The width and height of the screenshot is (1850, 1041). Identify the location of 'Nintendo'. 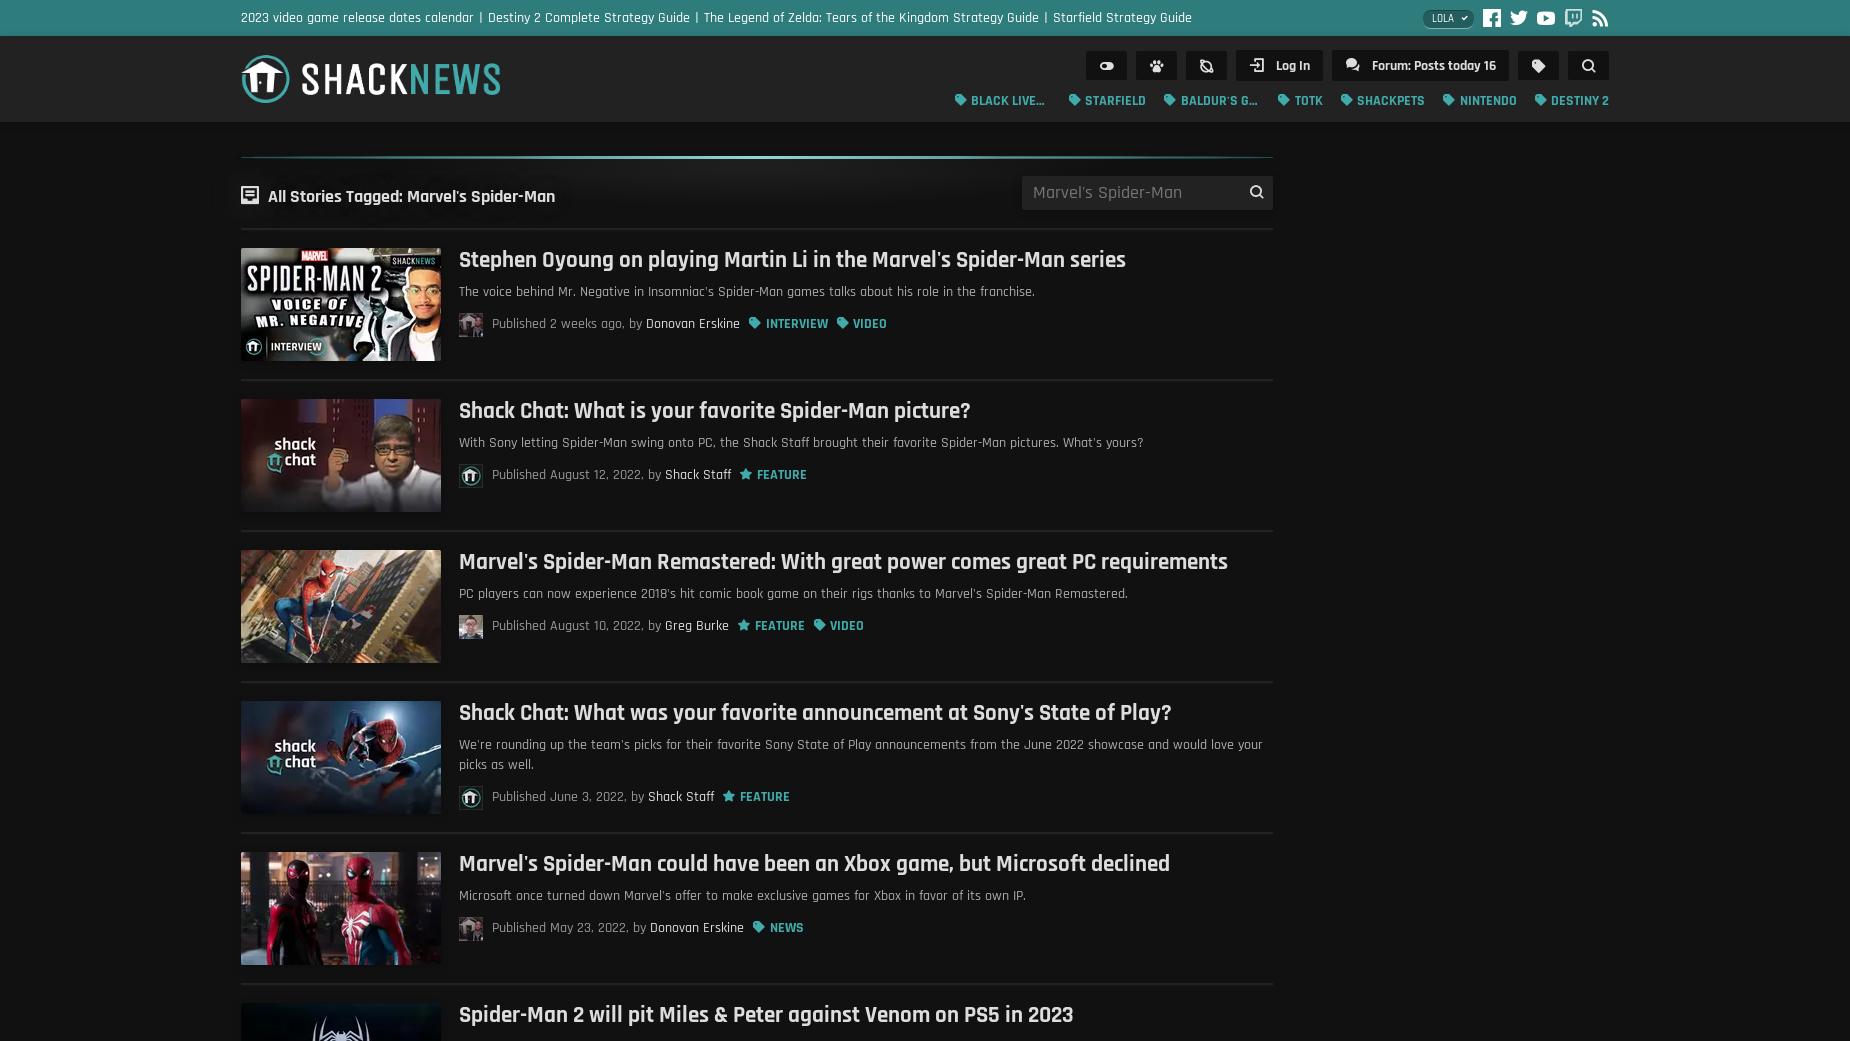
(1487, 99).